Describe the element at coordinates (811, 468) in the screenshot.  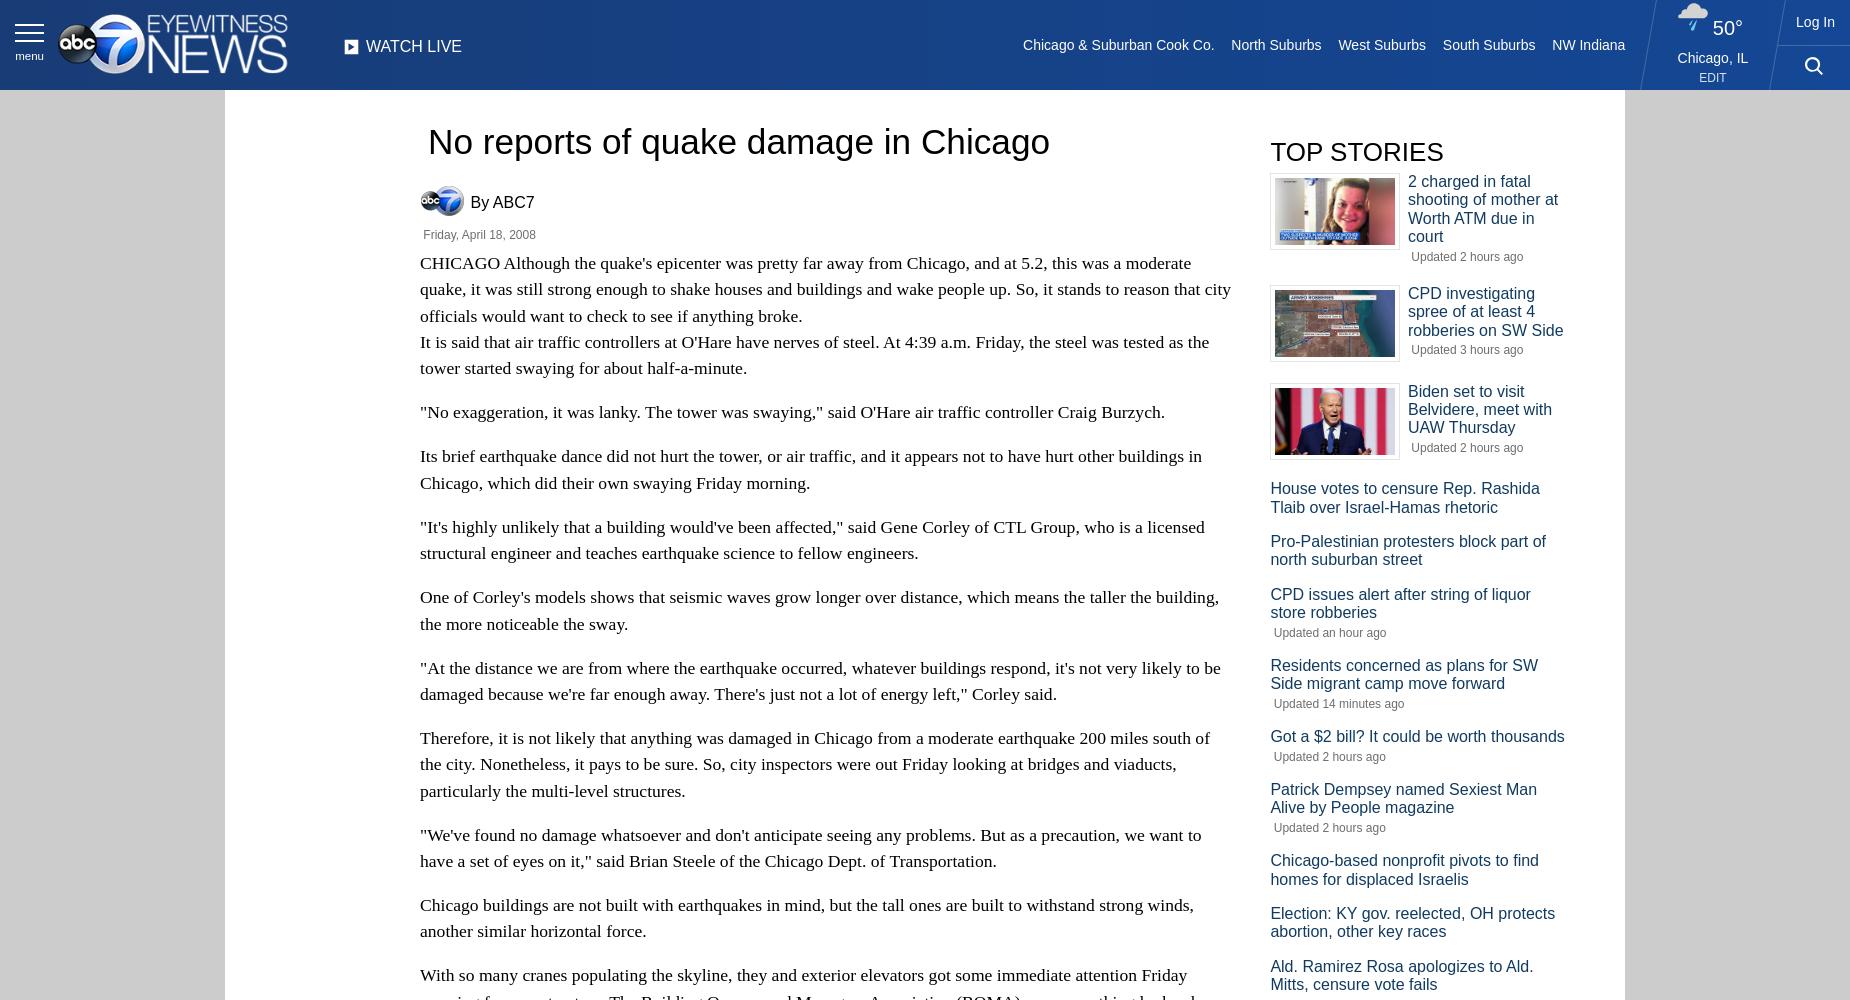
I see `'Its brief earthquake dance did not hurt the tower, or air traffic, and it appears not to have hurt other buildings in Chicago, which did their own swaying Friday morning.'` at that location.